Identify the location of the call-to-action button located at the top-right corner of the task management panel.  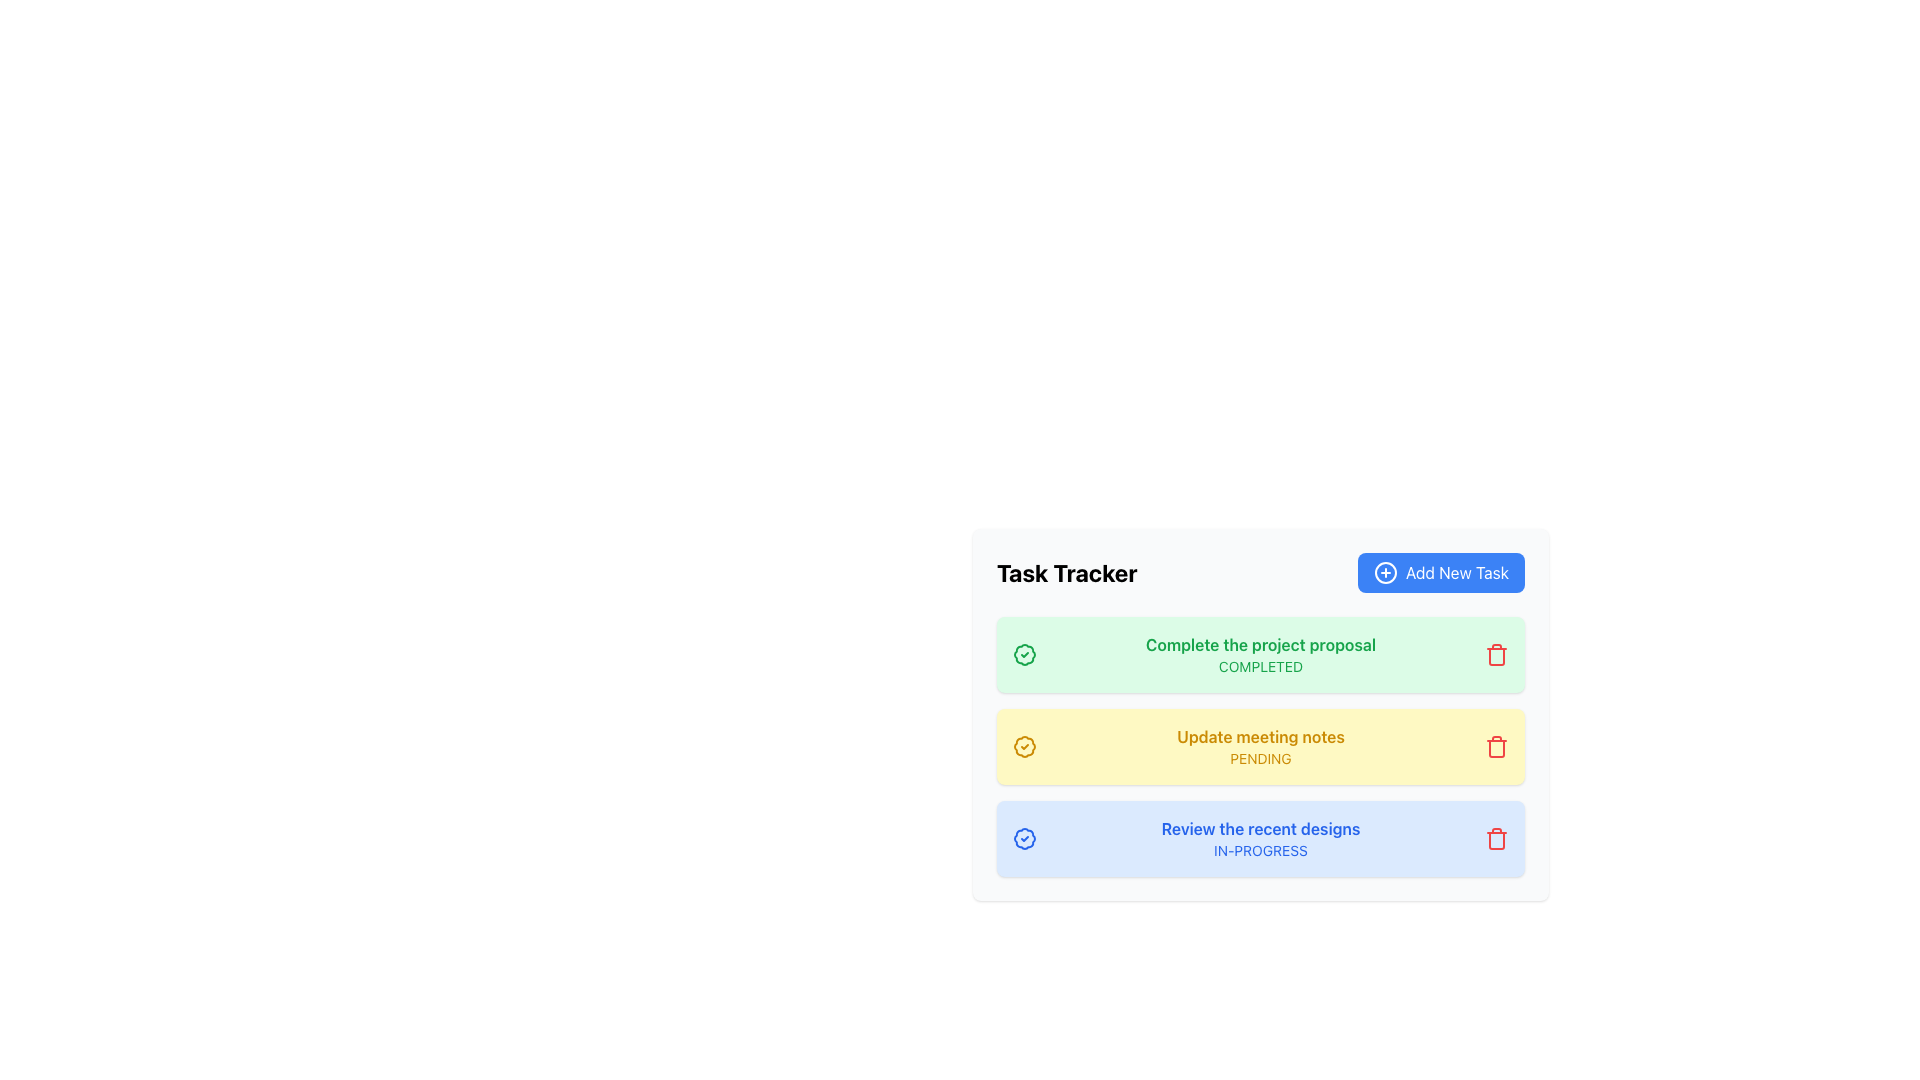
(1457, 573).